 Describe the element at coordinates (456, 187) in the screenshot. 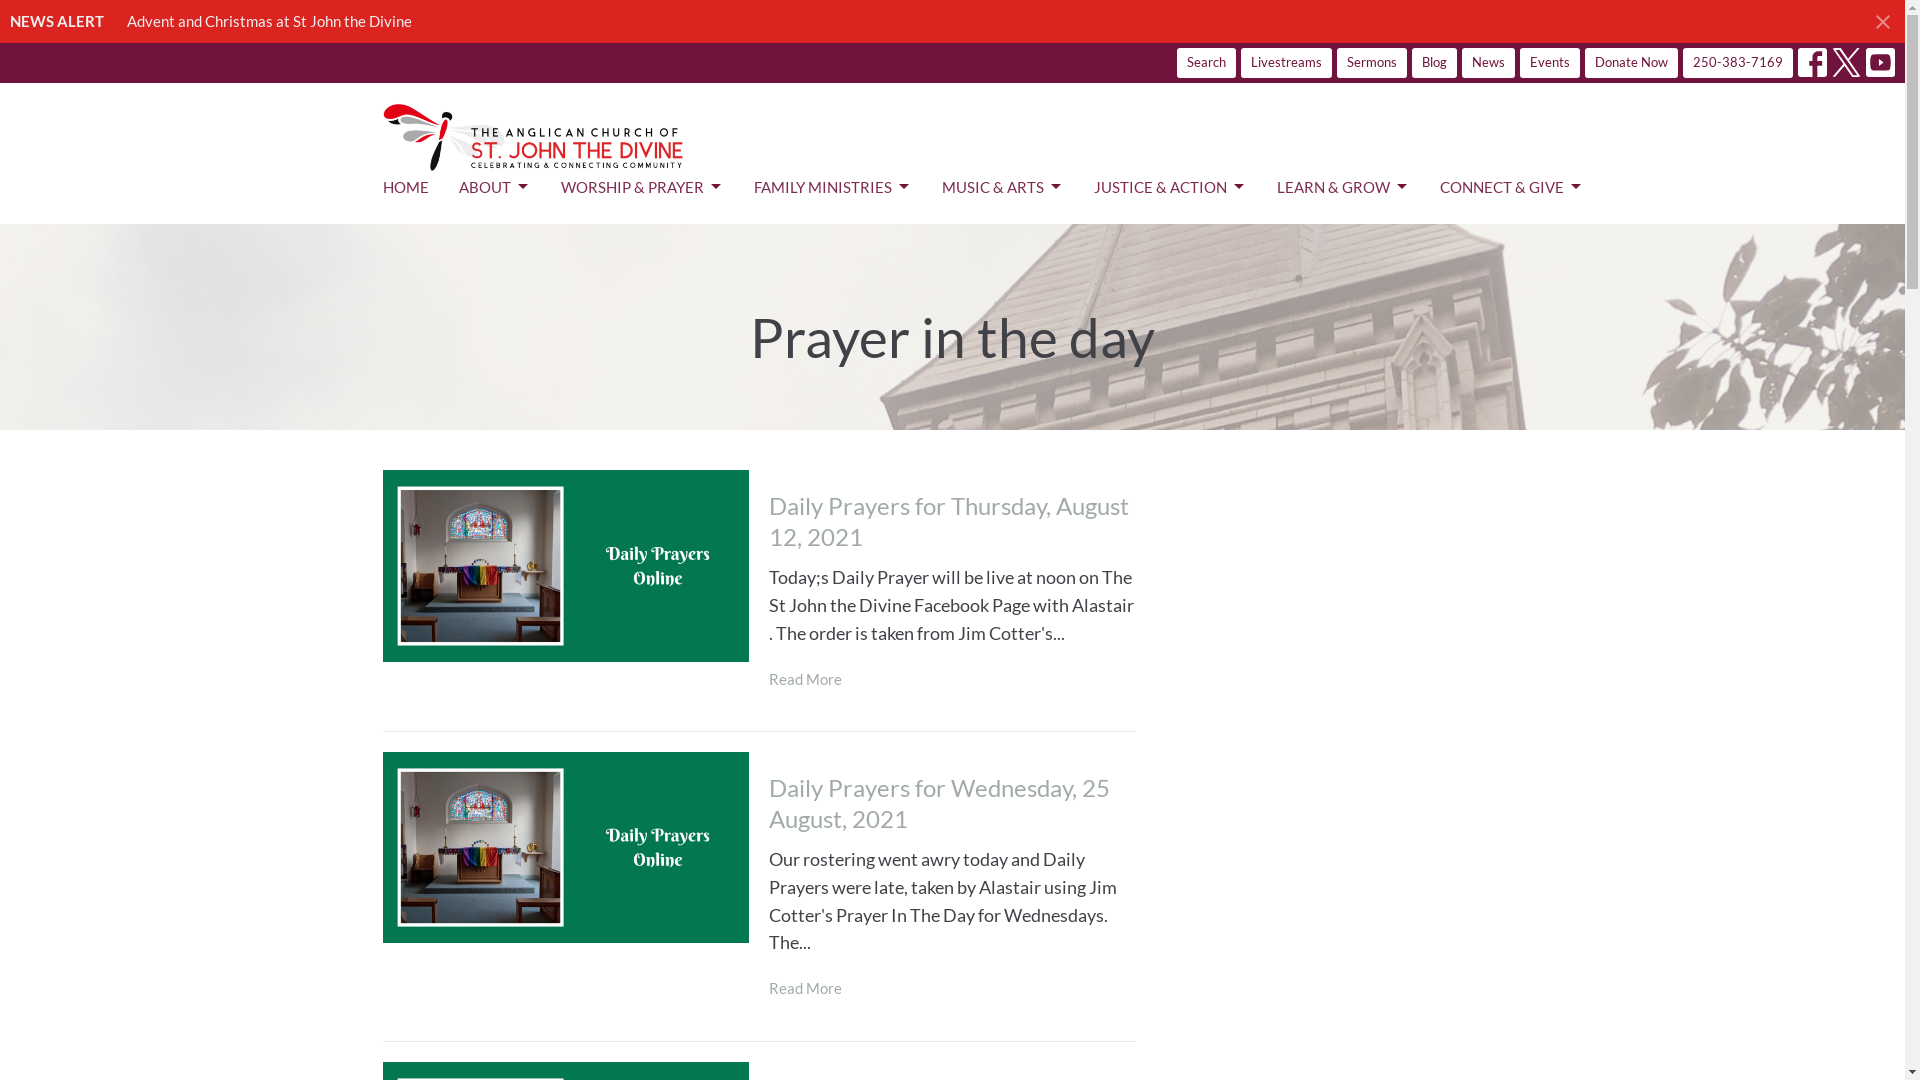

I see `'ABOUT'` at that location.